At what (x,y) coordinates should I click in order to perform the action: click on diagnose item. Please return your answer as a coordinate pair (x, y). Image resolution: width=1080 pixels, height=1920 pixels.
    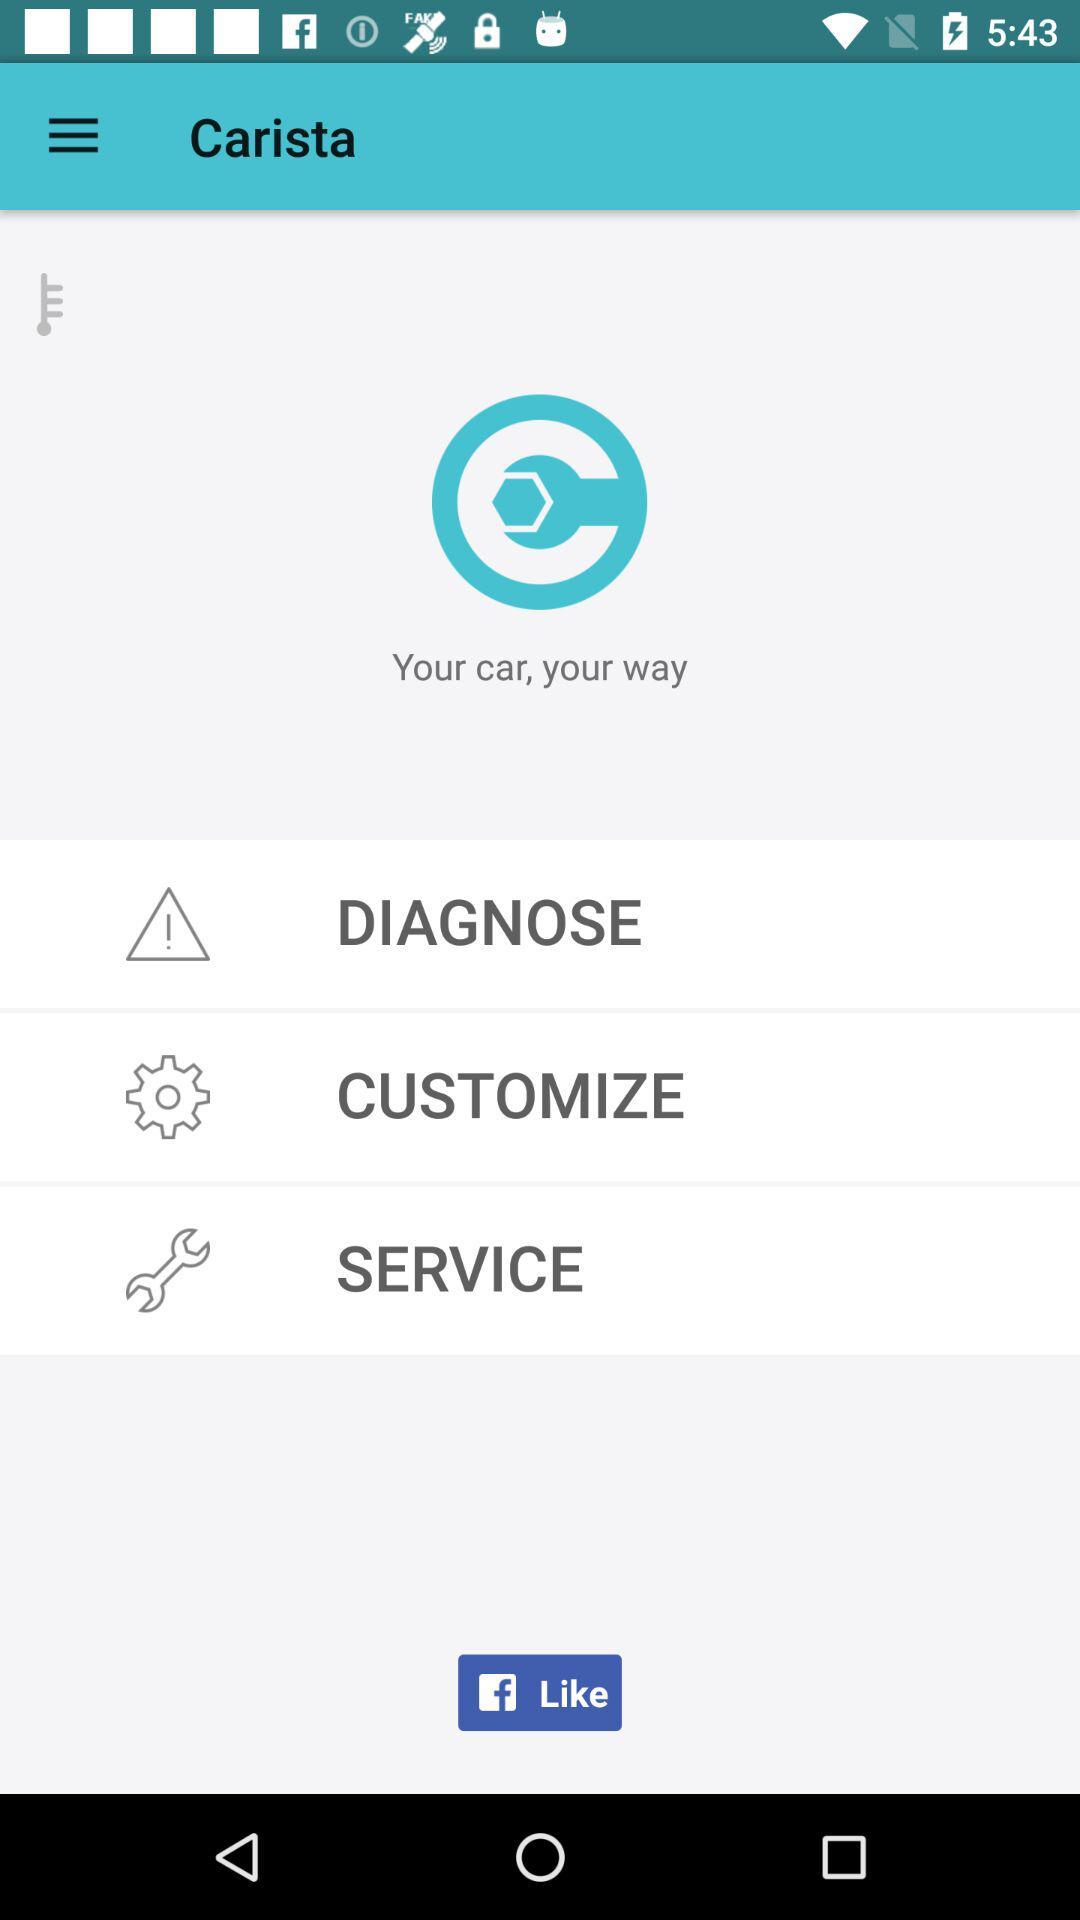
    Looking at the image, I should click on (540, 922).